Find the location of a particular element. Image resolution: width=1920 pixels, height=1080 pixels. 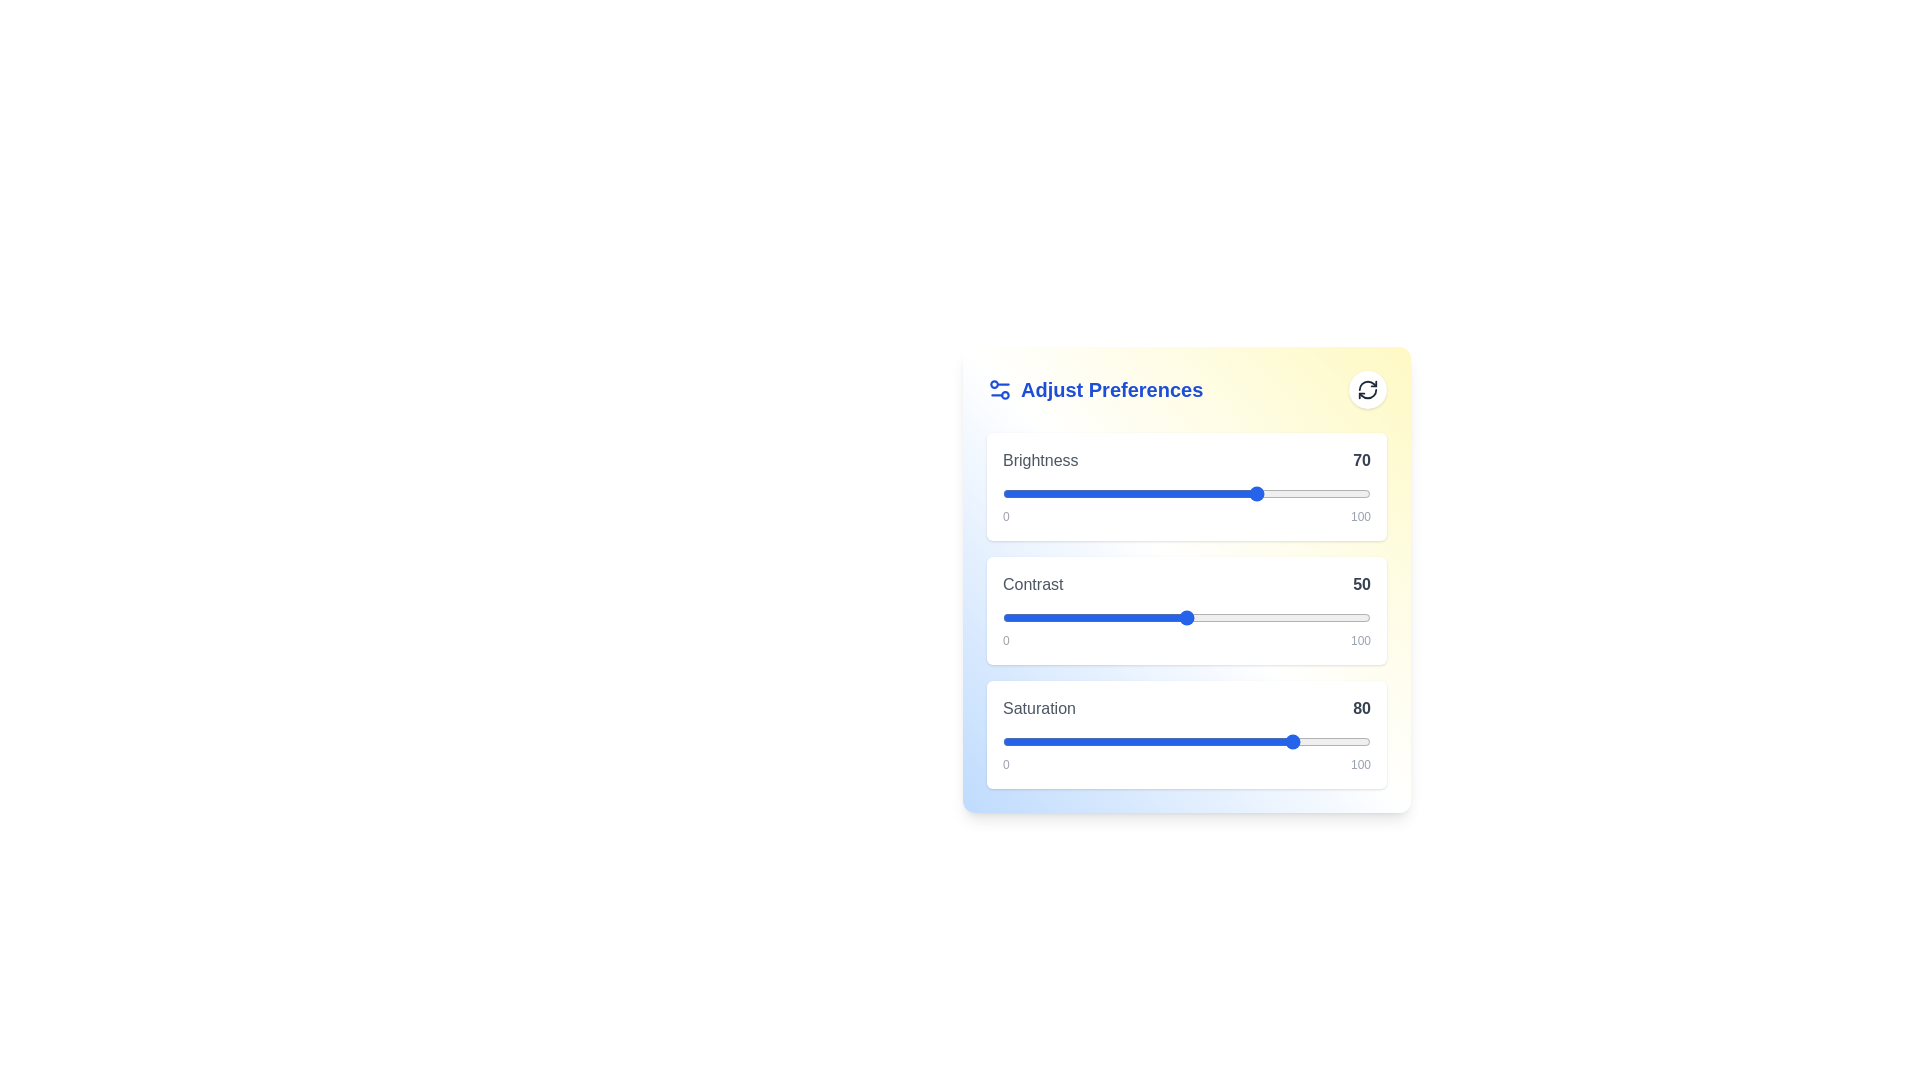

the static text label displaying the number '100', which is styled in a small-sized font with a light gray color, located on the right side of the slider control for the 'Brightness' setting is located at coordinates (1360, 515).